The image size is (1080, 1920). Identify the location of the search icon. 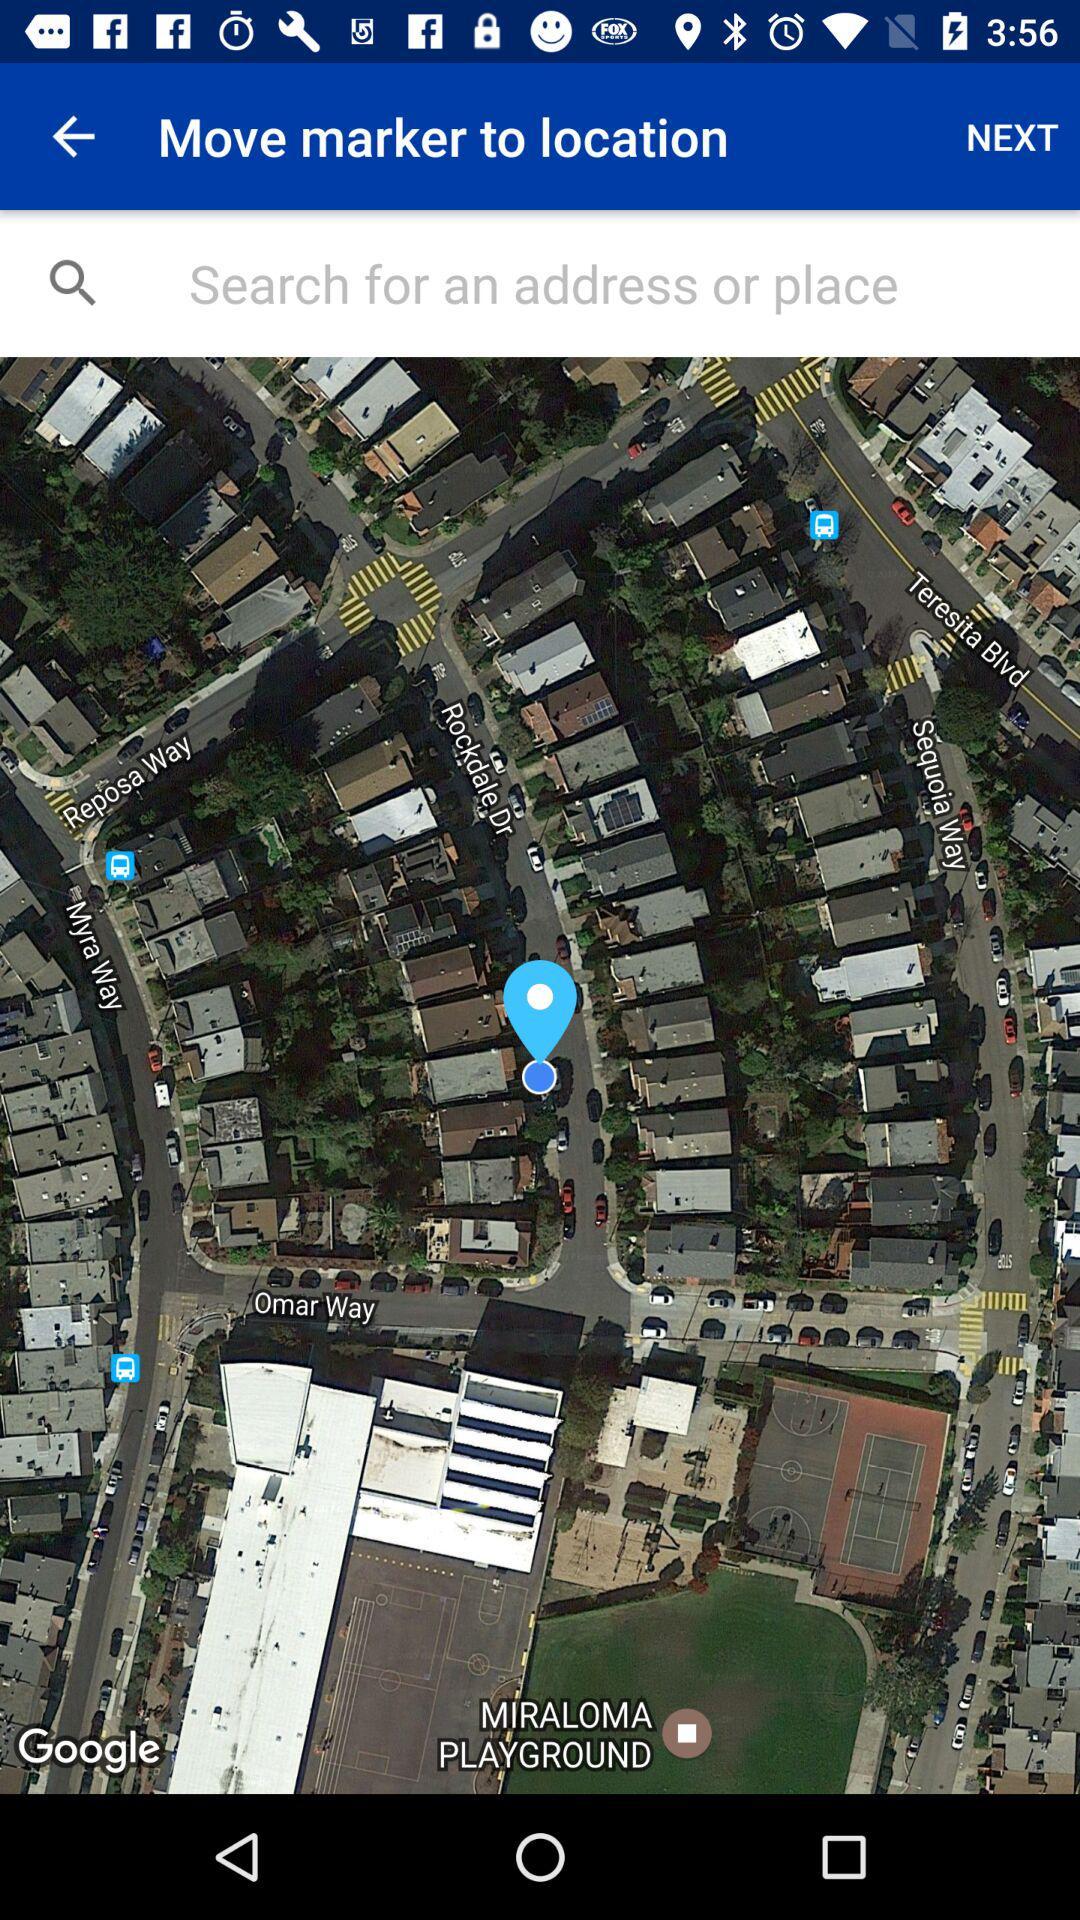
(72, 282).